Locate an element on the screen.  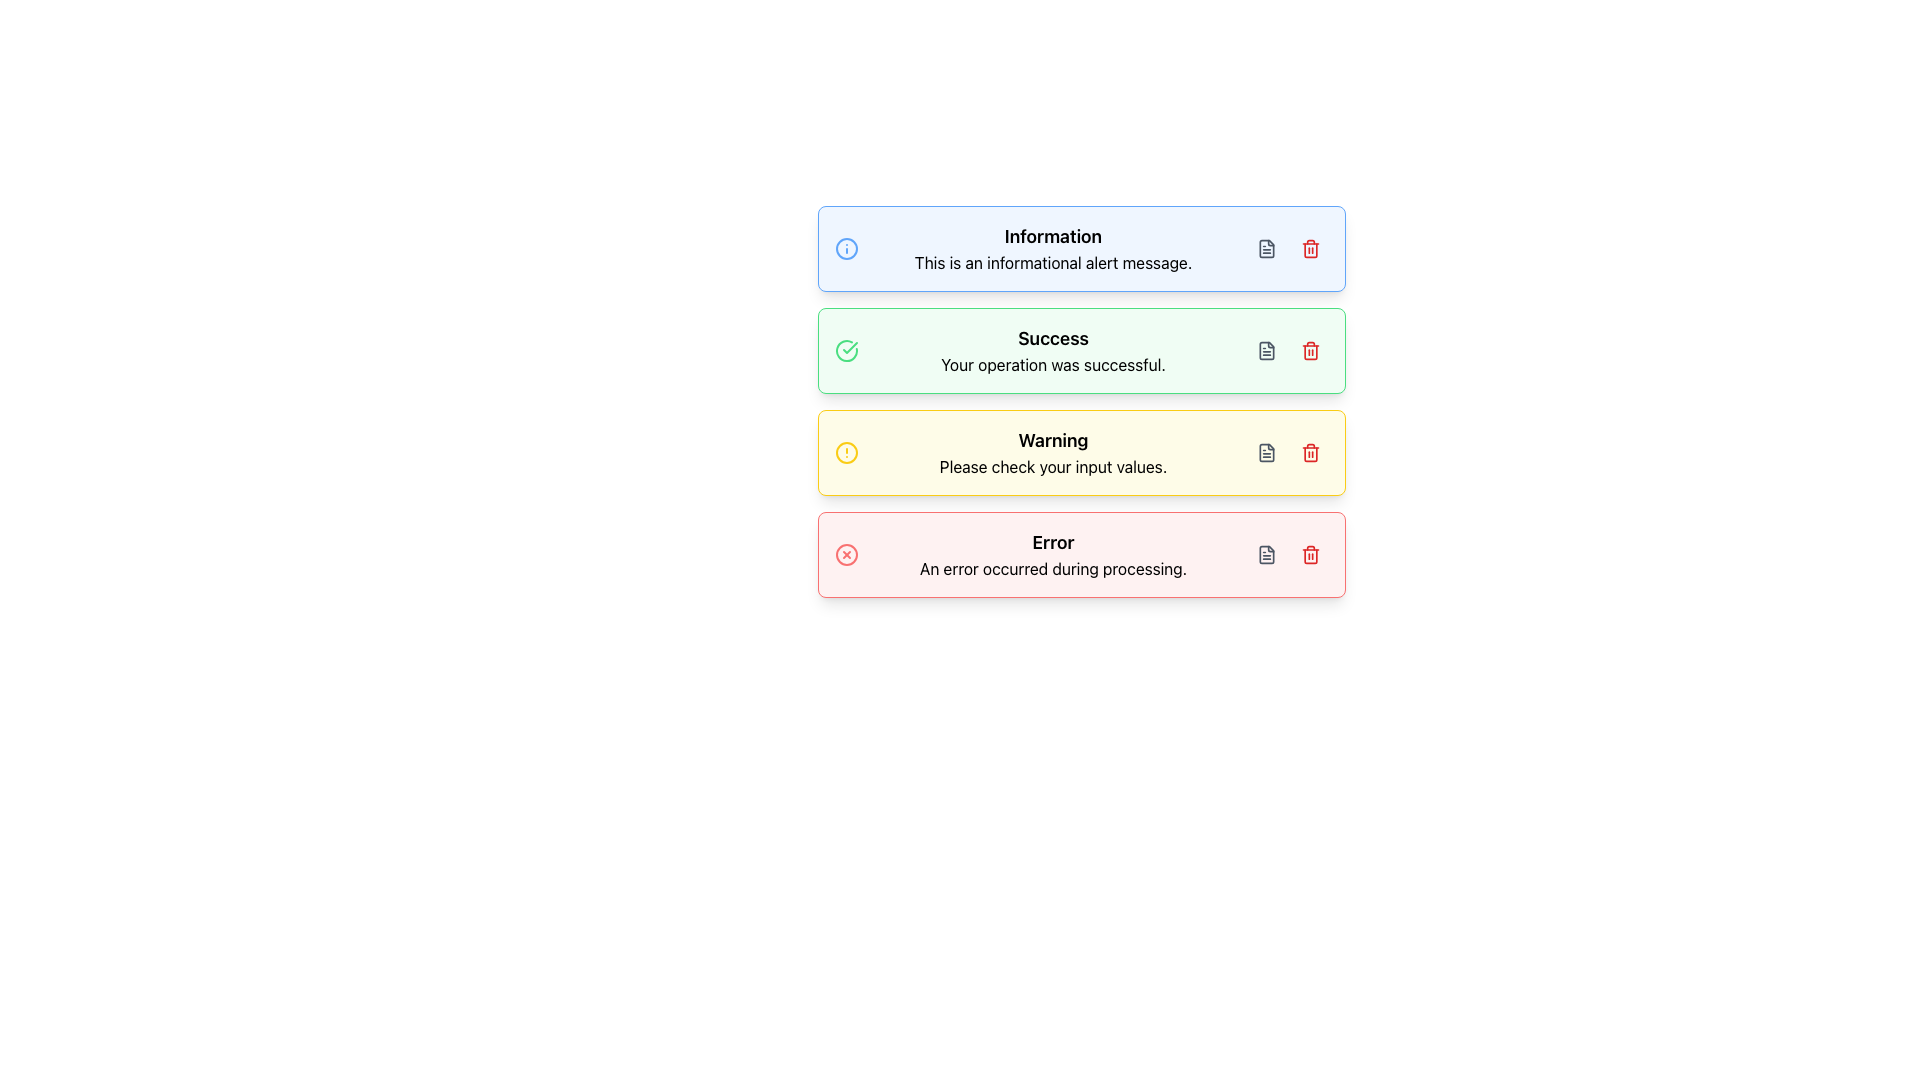
success notification message displayed in the Text Label, which is the second item in the vertical list of notifications, situated between the blue 'Information' notification and the yellow 'Warning' notification is located at coordinates (1052, 350).